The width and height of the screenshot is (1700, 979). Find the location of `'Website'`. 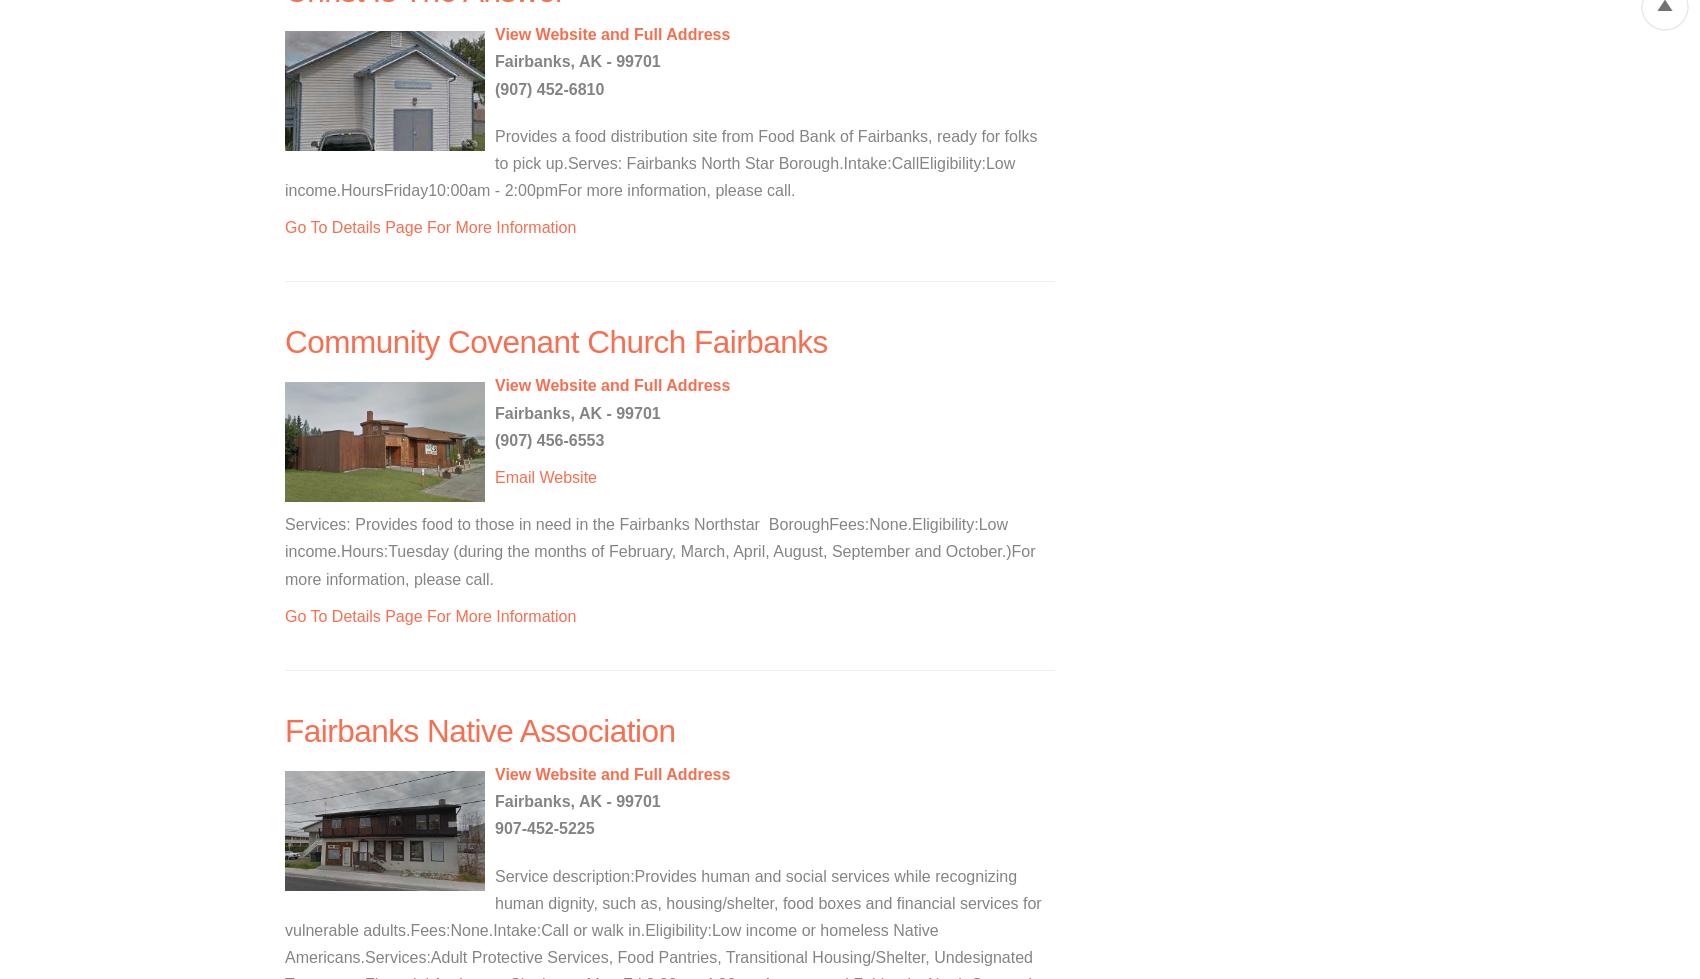

'Website' is located at coordinates (566, 477).